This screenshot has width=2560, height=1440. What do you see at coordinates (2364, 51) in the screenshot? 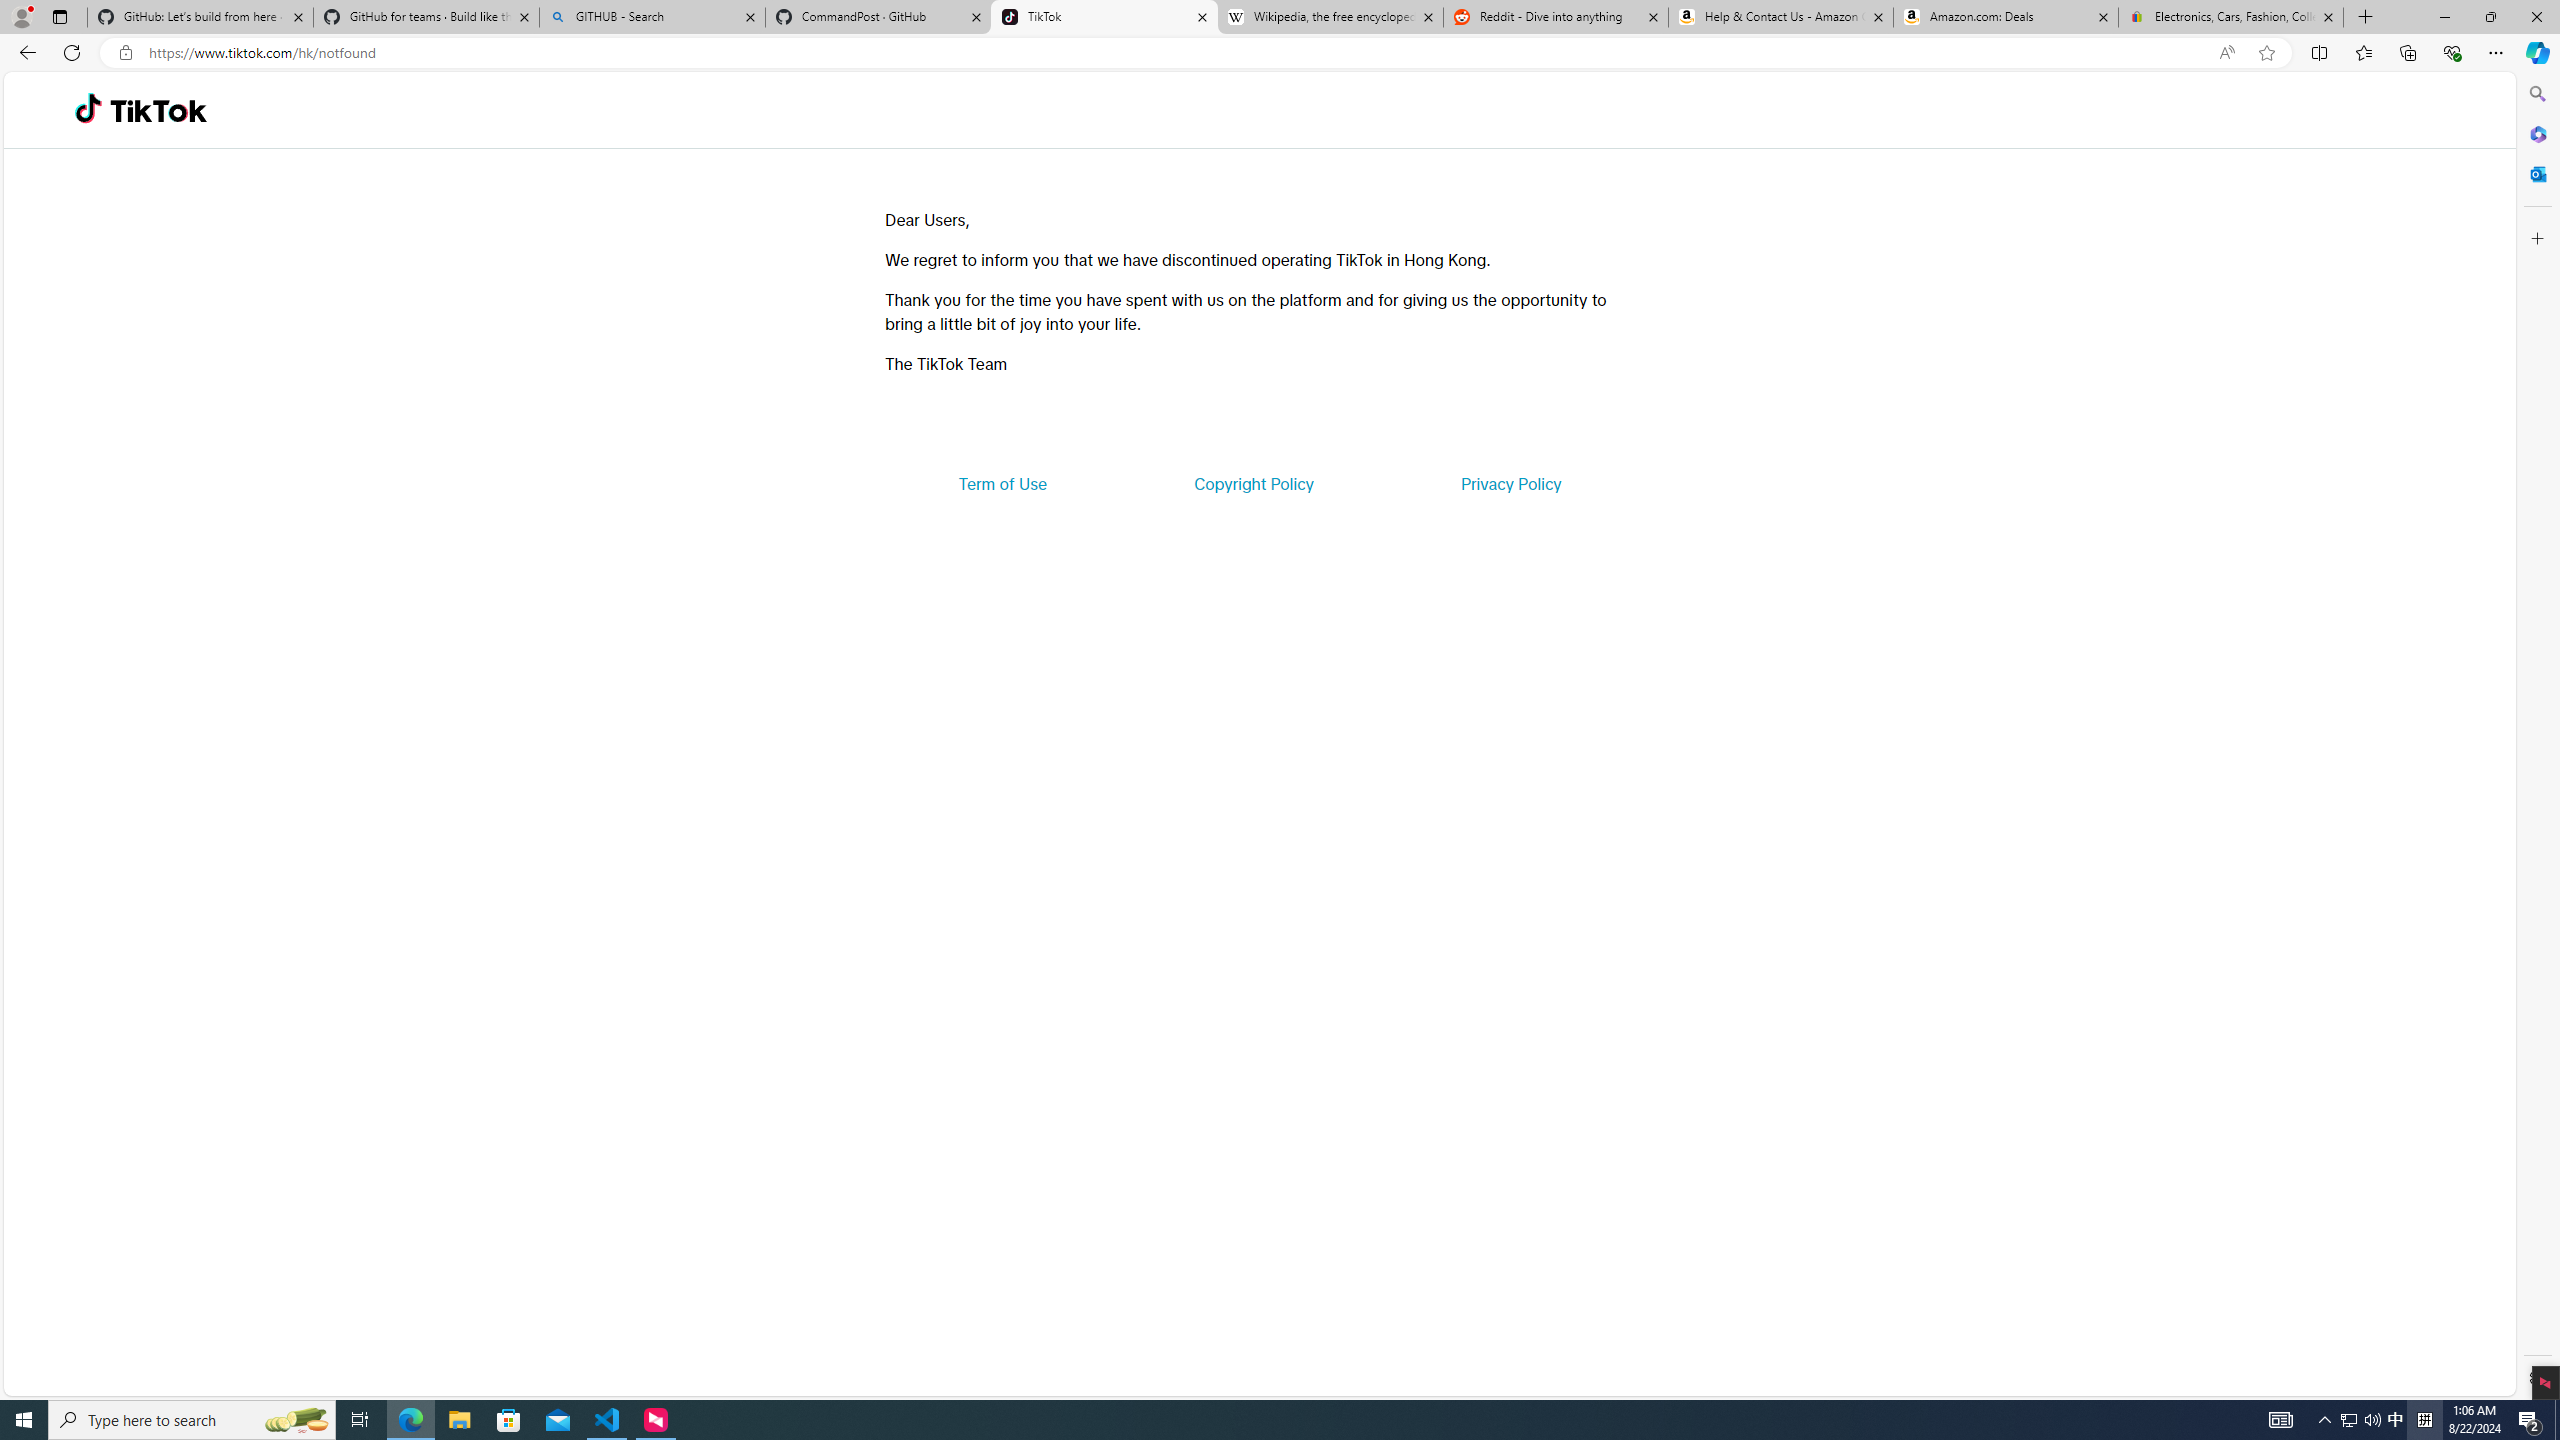
I see `'Favorites'` at bounding box center [2364, 51].